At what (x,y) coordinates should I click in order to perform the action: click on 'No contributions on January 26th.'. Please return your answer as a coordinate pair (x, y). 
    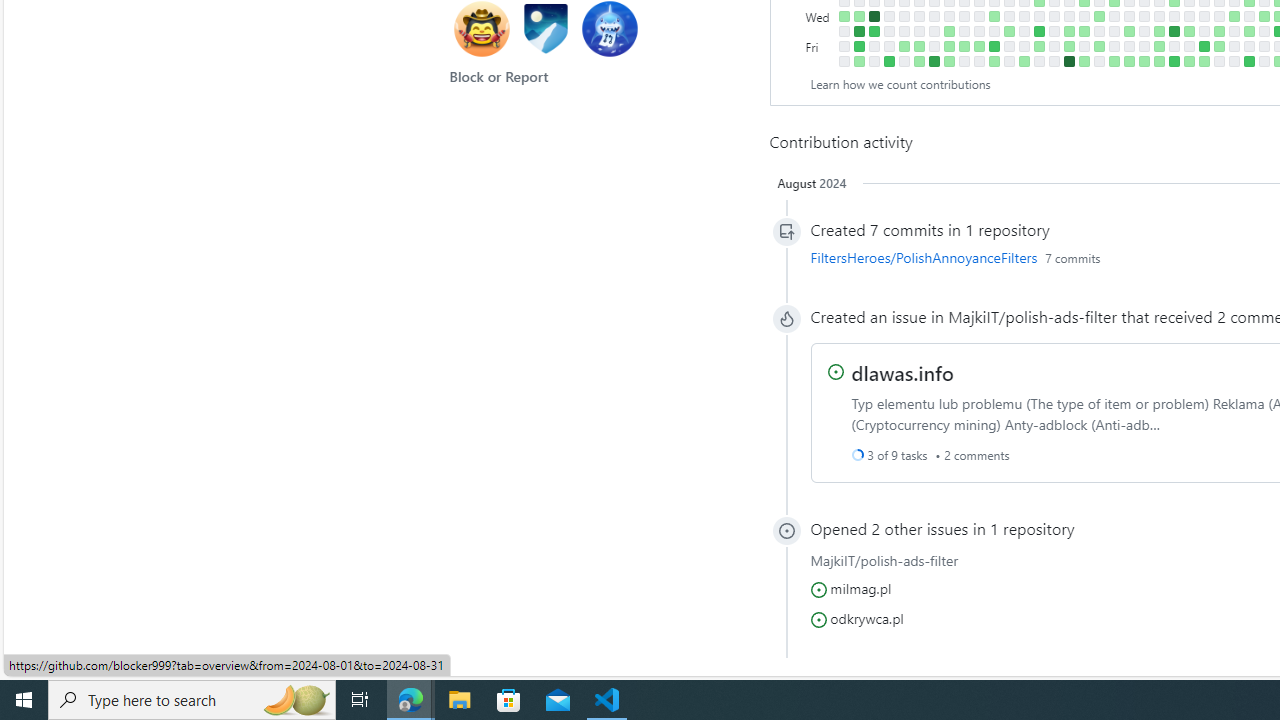
    Looking at the image, I should click on (887, 45).